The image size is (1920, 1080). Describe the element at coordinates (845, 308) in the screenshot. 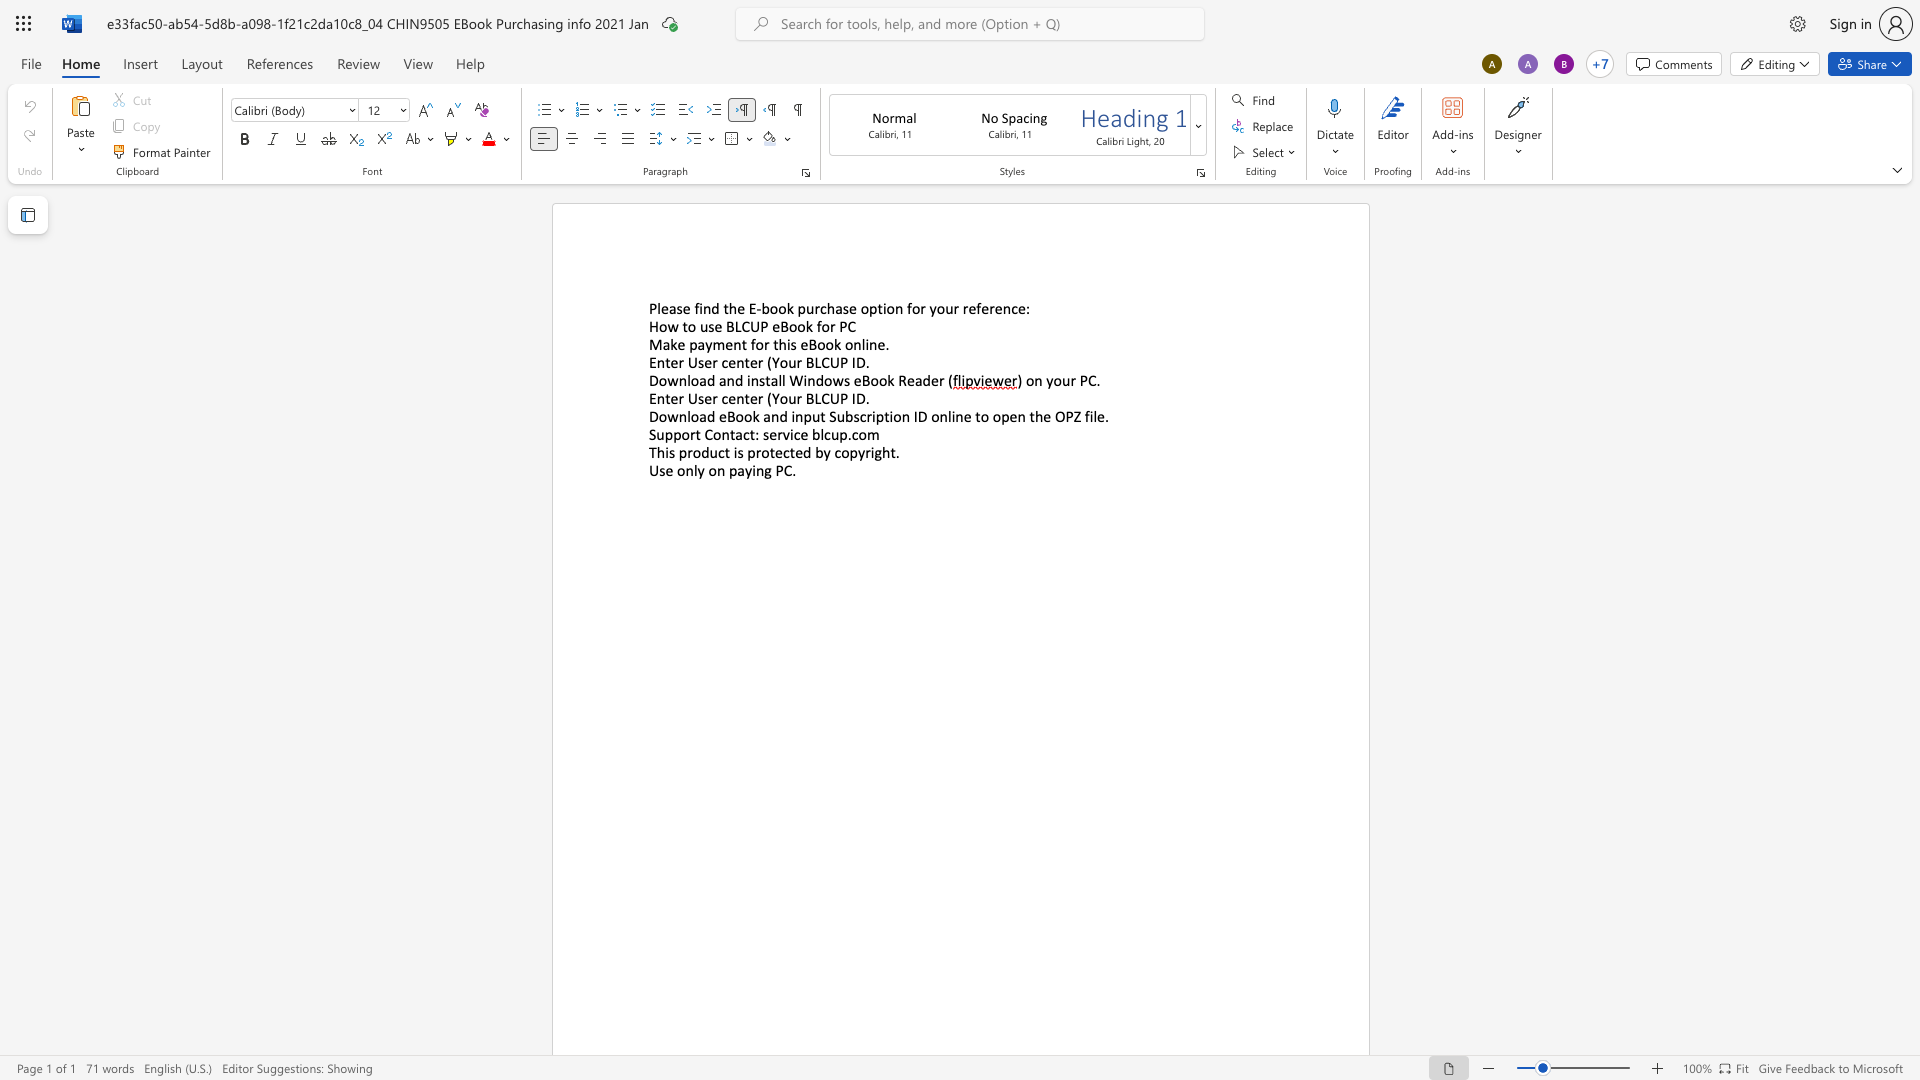

I see `the 2th character "s" in the text` at that location.